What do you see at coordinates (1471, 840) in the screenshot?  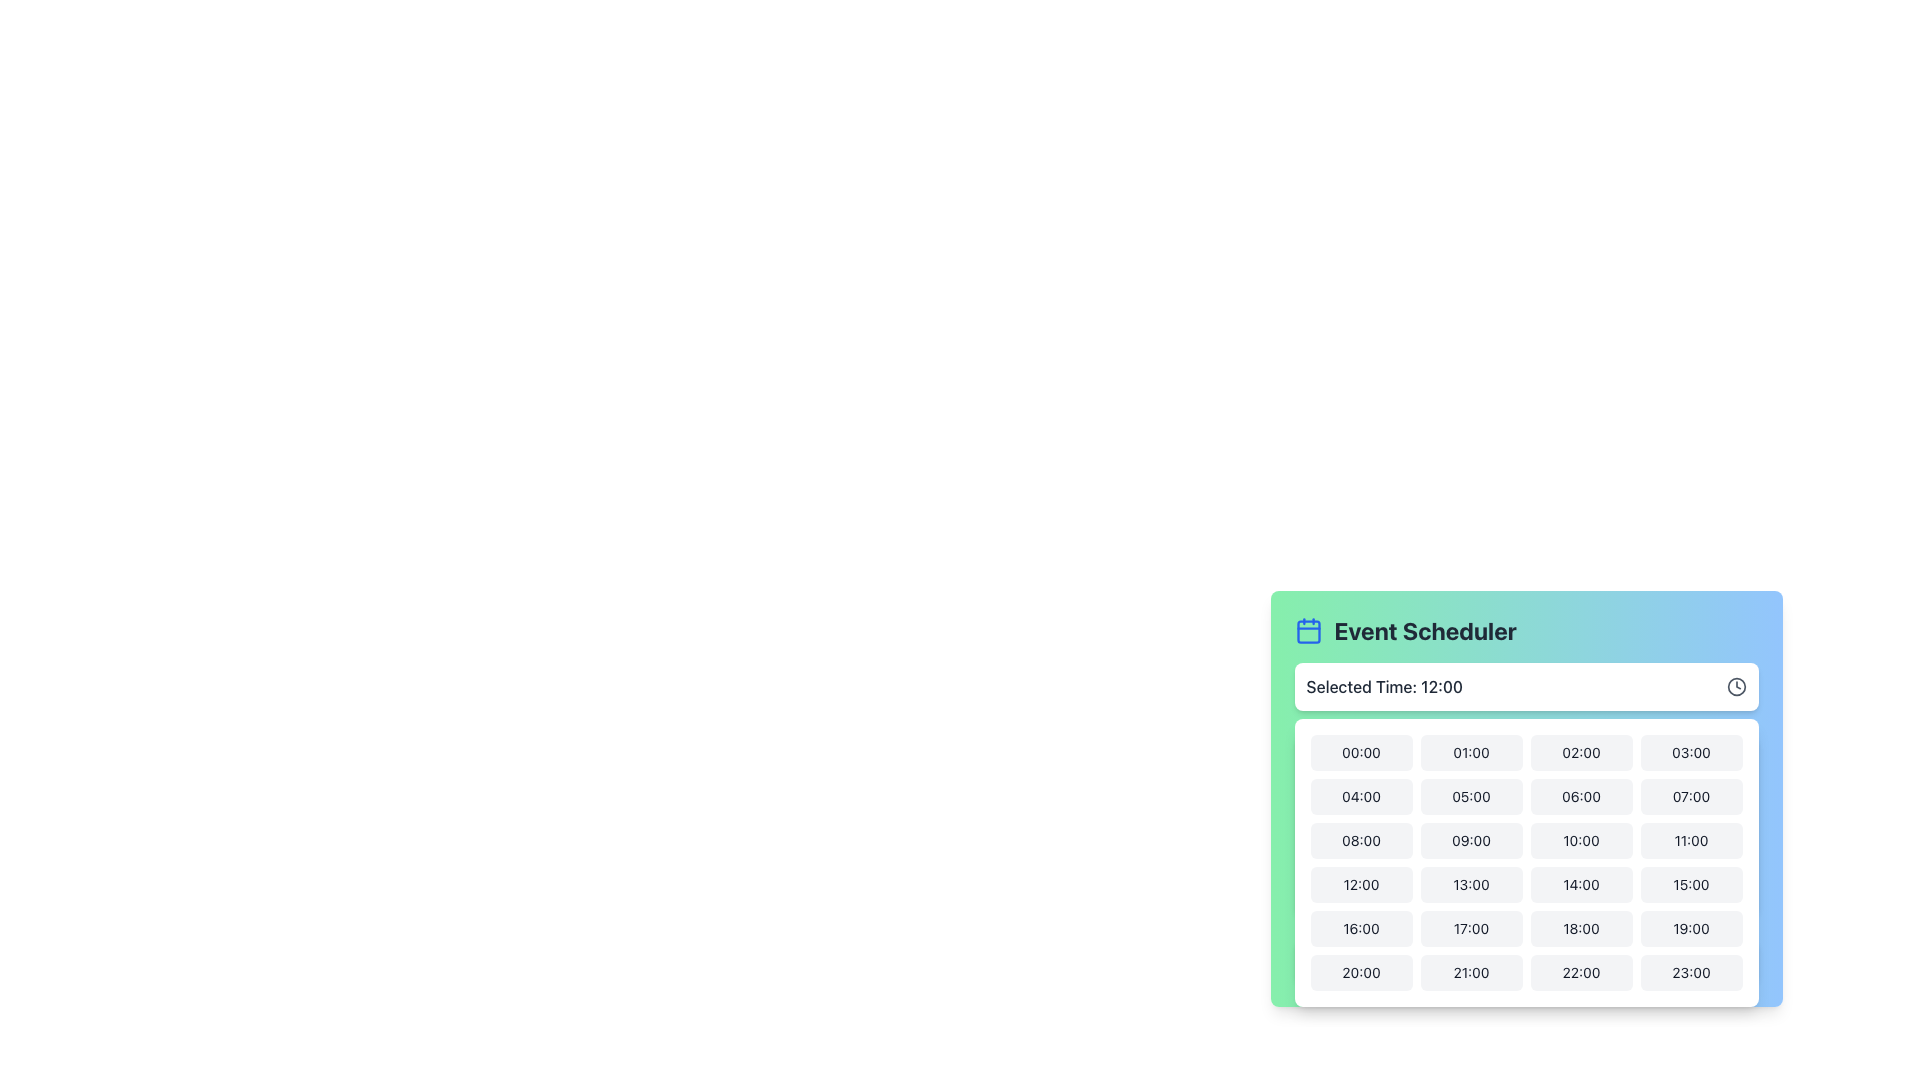 I see `the interactive button labeled '09:00' in the event scheduling interface` at bounding box center [1471, 840].